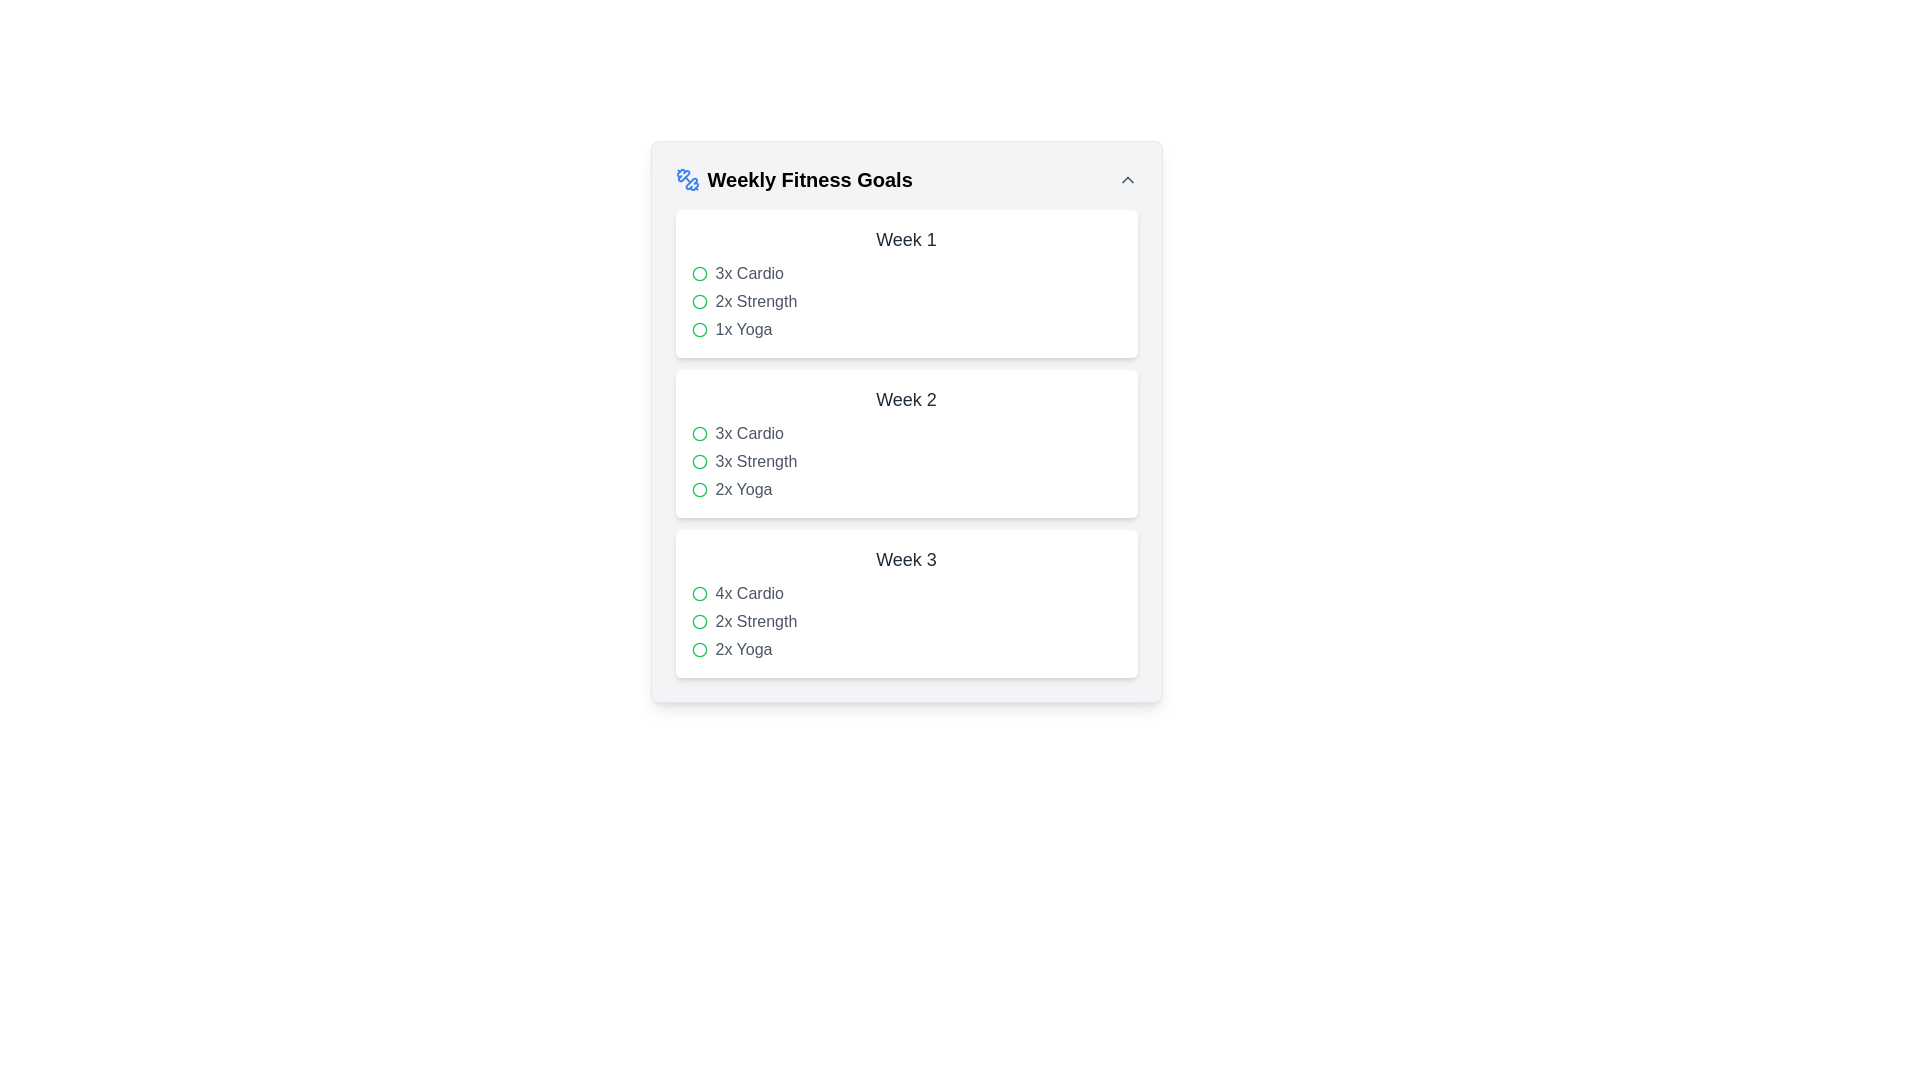 Image resolution: width=1920 pixels, height=1080 pixels. I want to click on the 'Week 3' title header text element, which identifies the content related to Week 3 of a fitness program, so click(905, 559).